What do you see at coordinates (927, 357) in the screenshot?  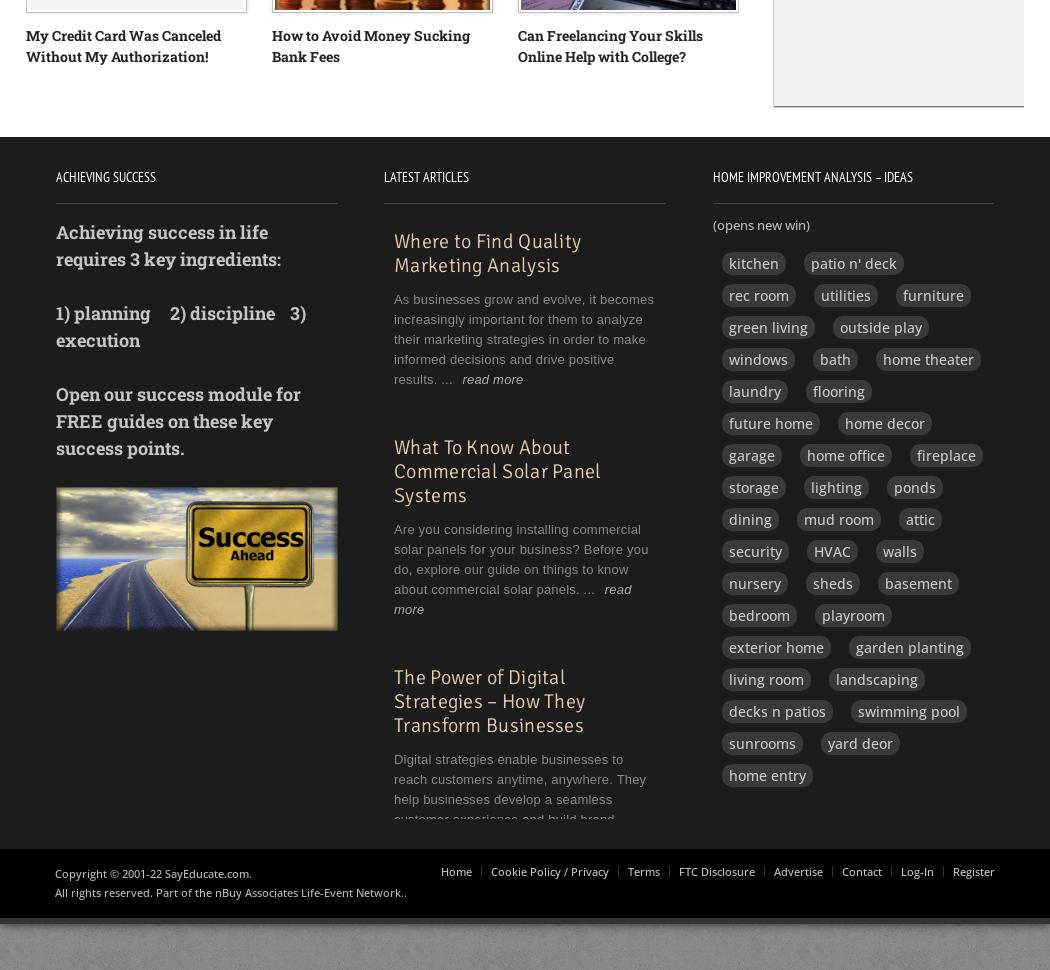 I see `'home theater'` at bounding box center [927, 357].